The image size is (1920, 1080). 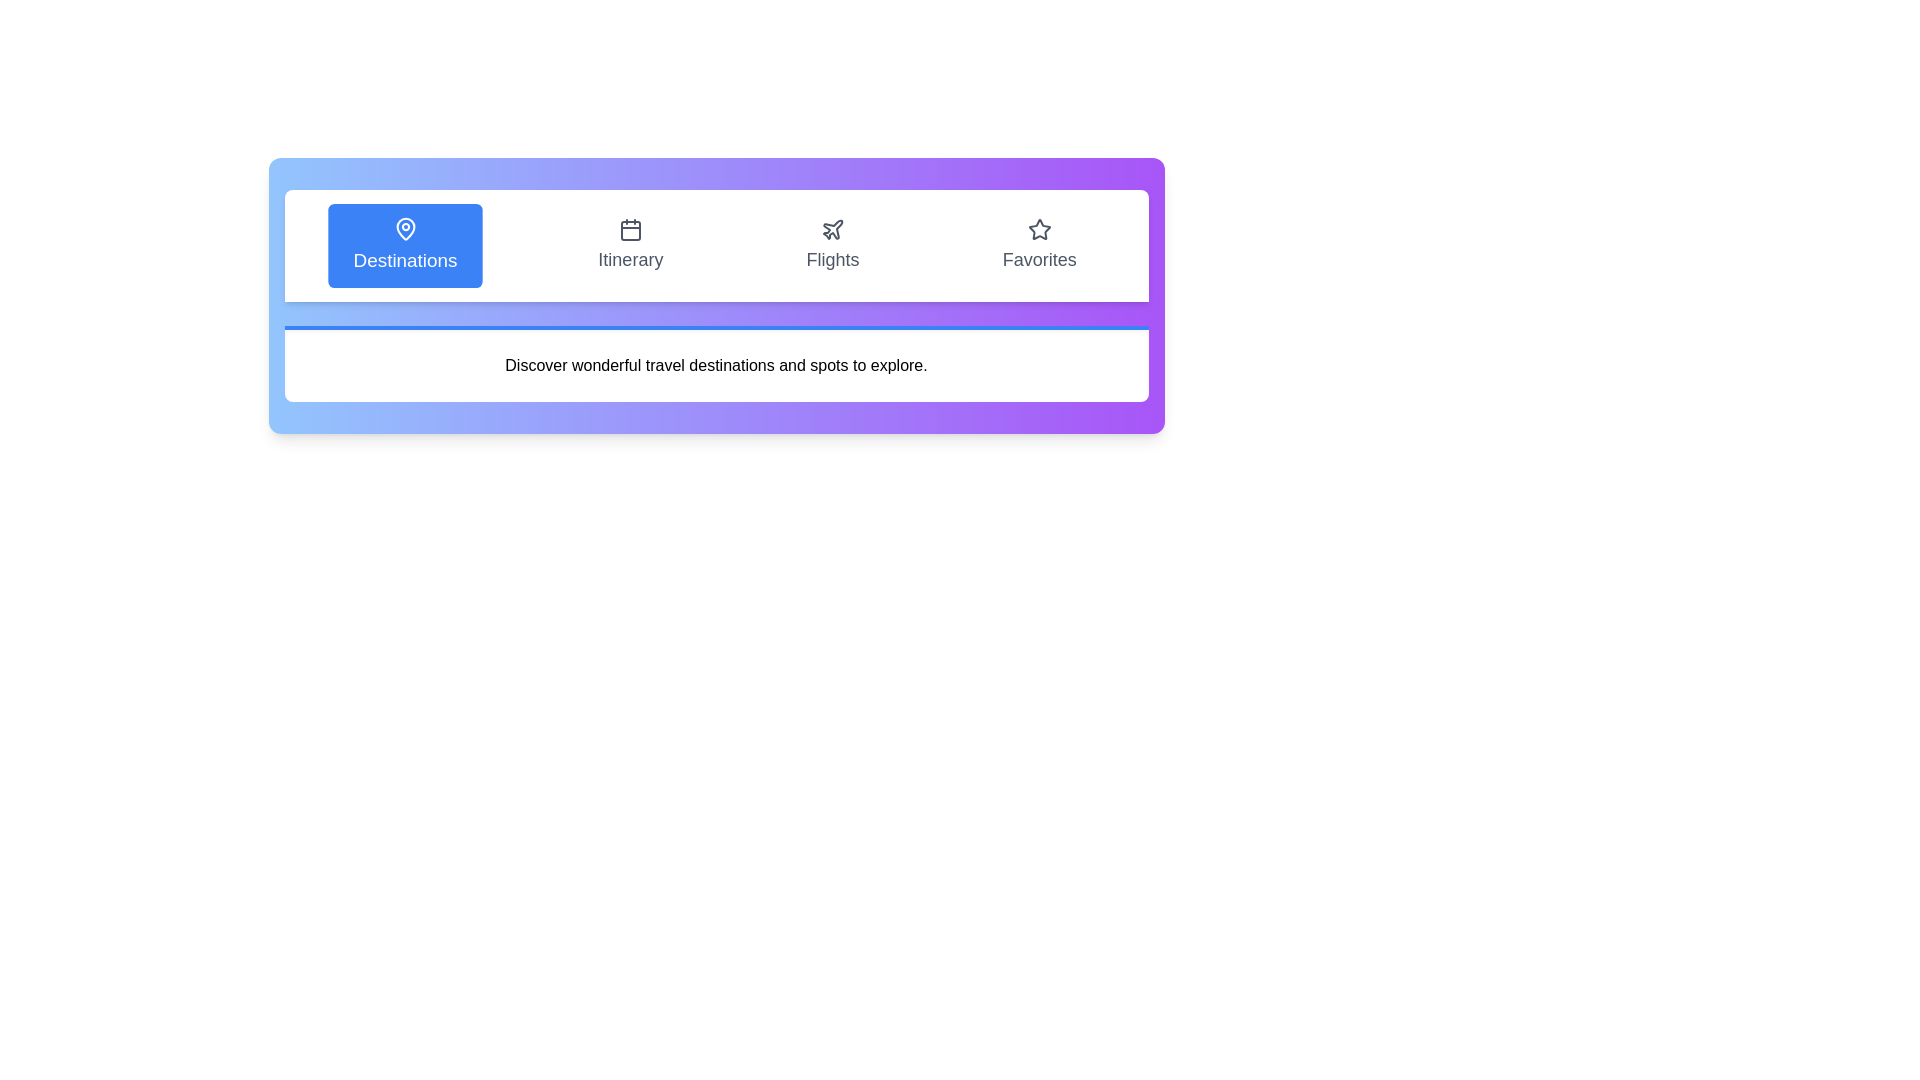 I want to click on the tab labeled Flights to view its content, so click(x=833, y=245).